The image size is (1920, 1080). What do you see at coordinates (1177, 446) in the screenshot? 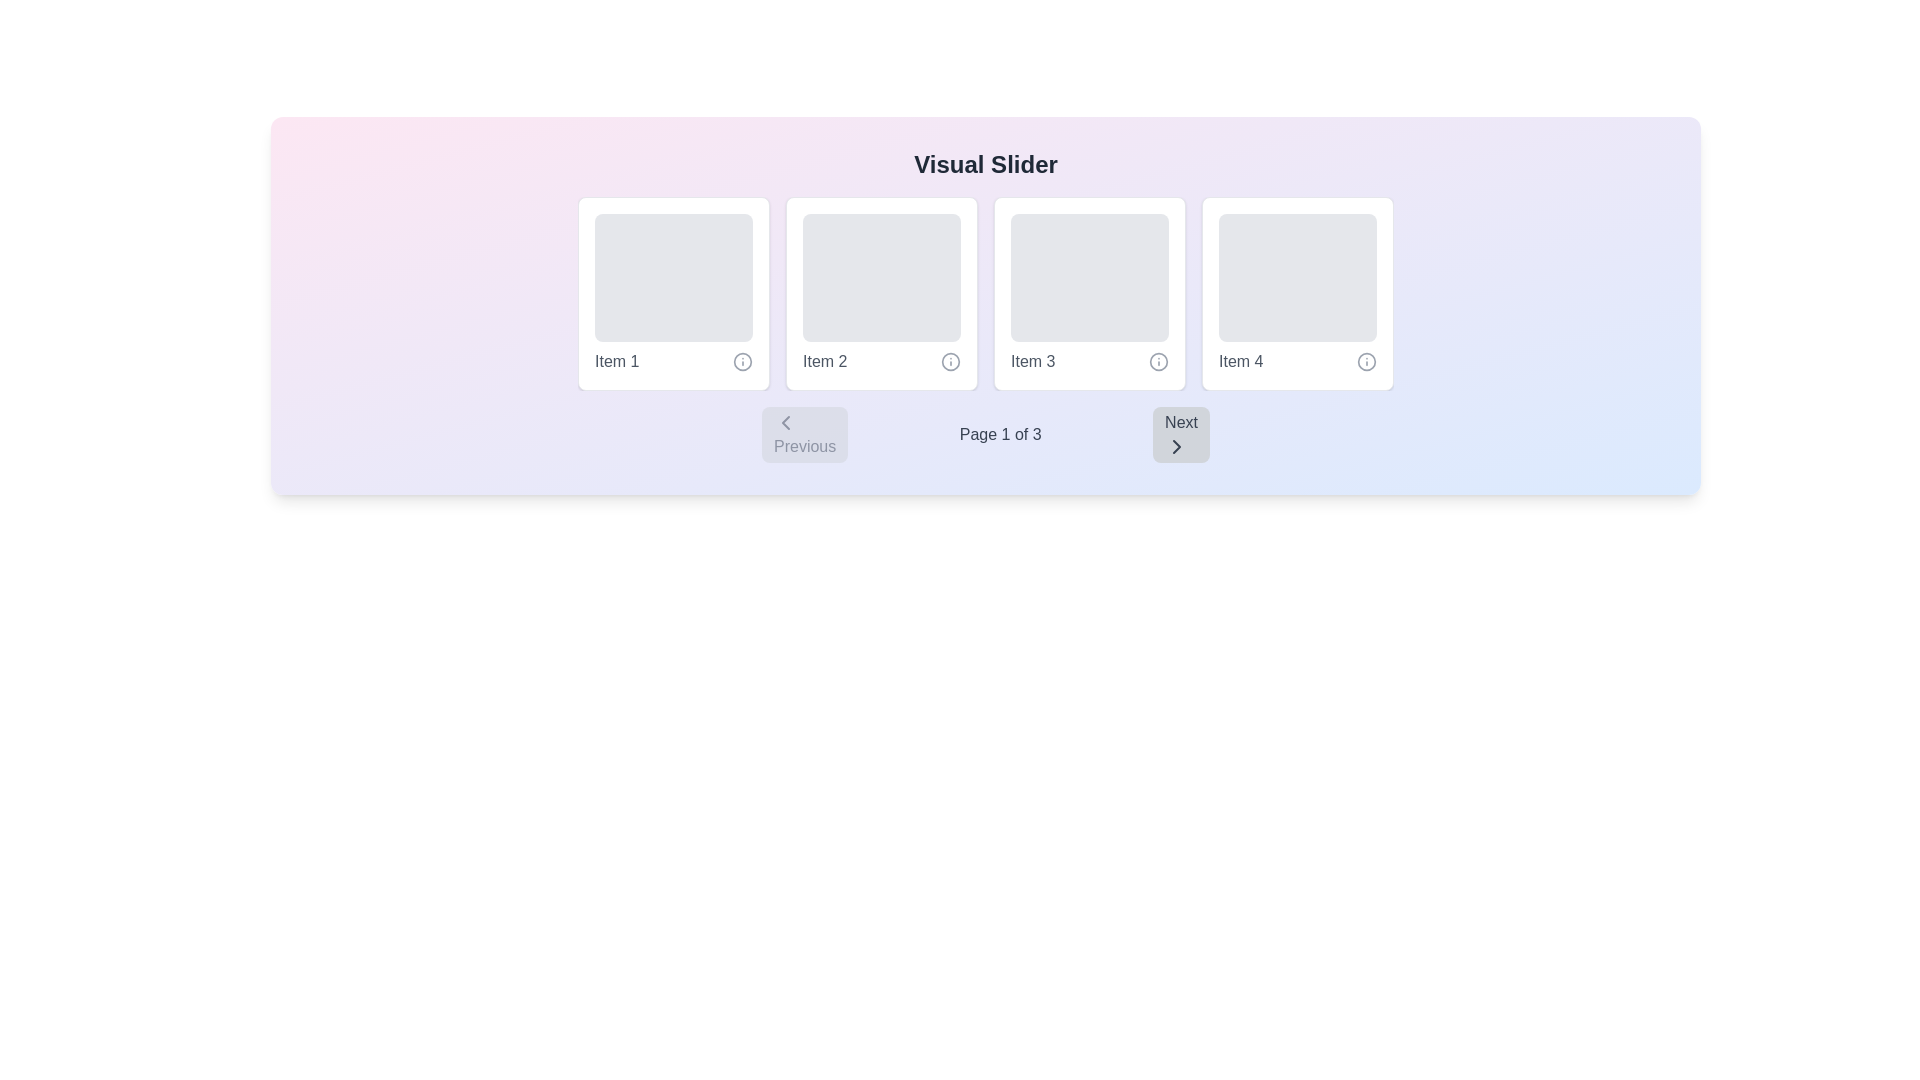
I see `the 'Next' button by clicking on the Chevron-Right icon located to the right of the pagination display at the center-bottom of the interface` at bounding box center [1177, 446].